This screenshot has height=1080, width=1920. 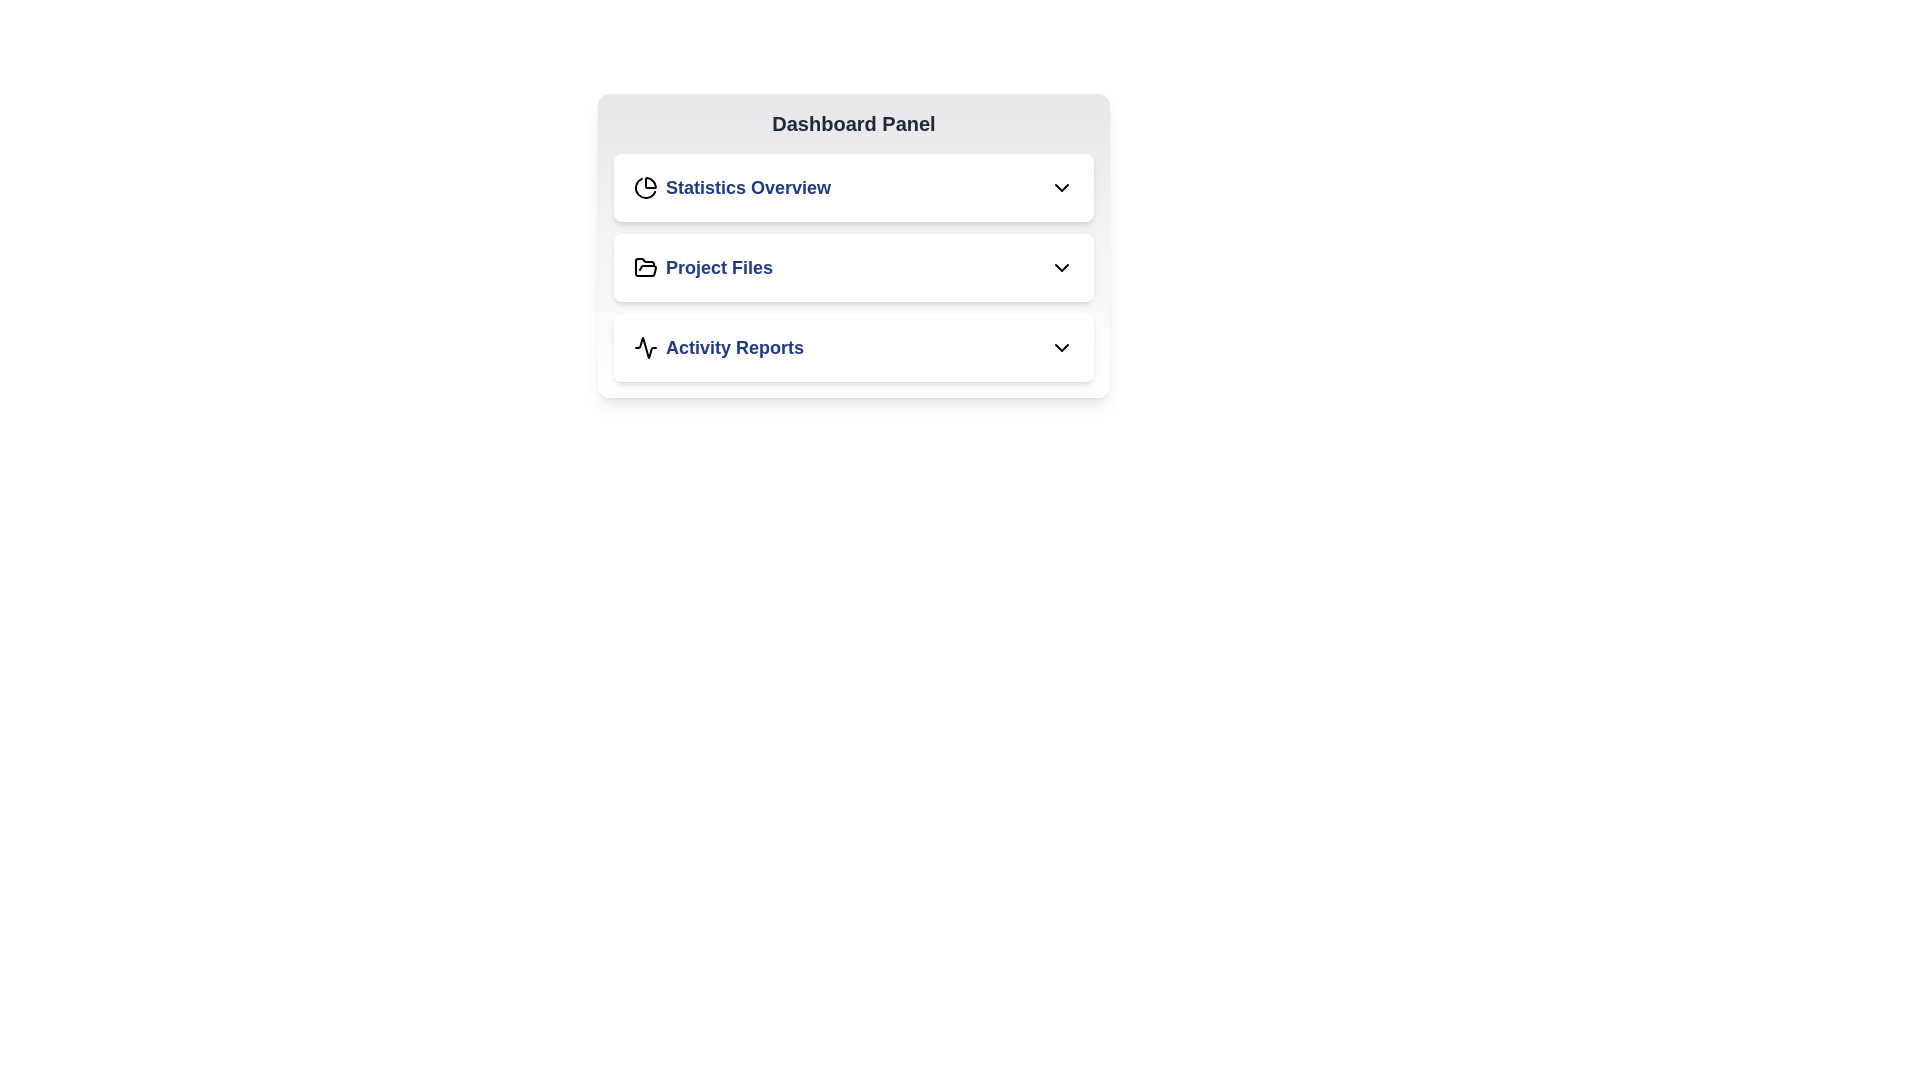 I want to click on the icon associated with the Project Files section, so click(x=646, y=266).